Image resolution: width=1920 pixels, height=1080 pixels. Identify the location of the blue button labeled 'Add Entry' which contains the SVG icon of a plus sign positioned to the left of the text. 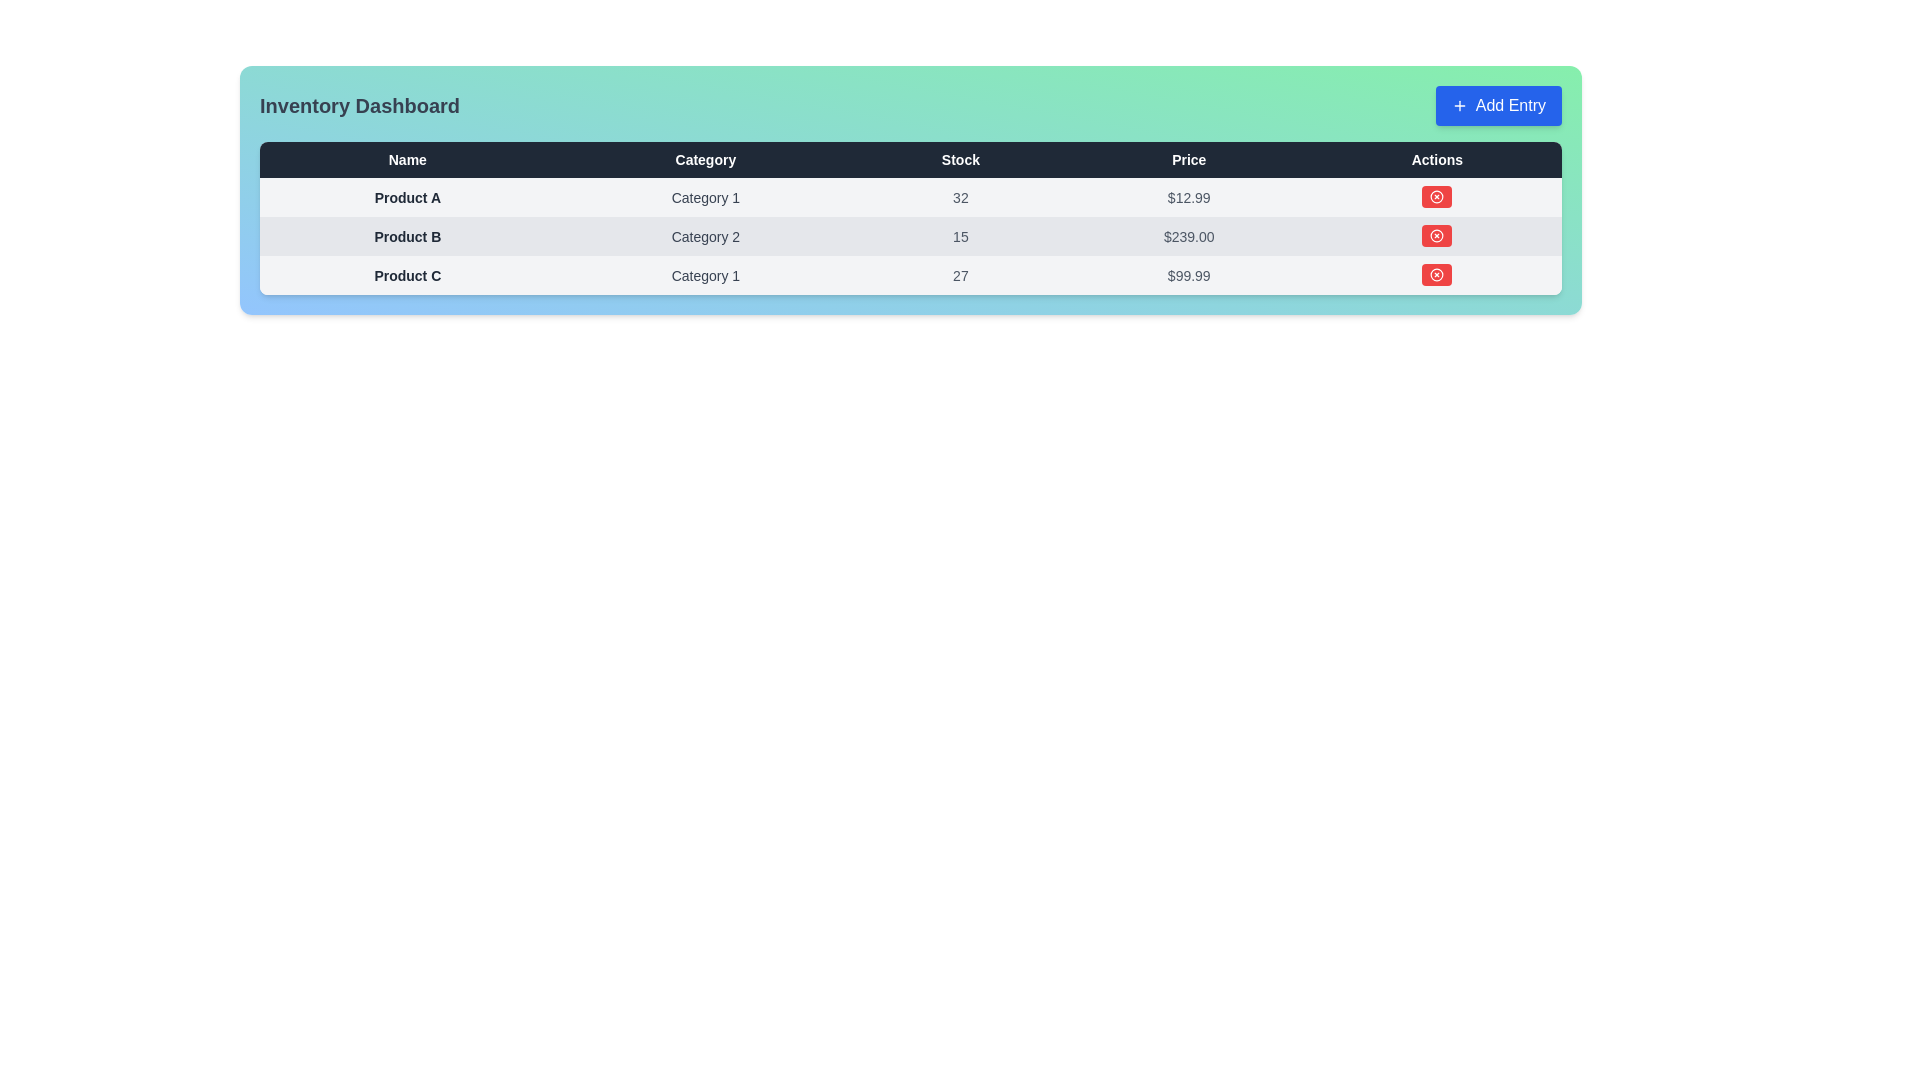
(1459, 105).